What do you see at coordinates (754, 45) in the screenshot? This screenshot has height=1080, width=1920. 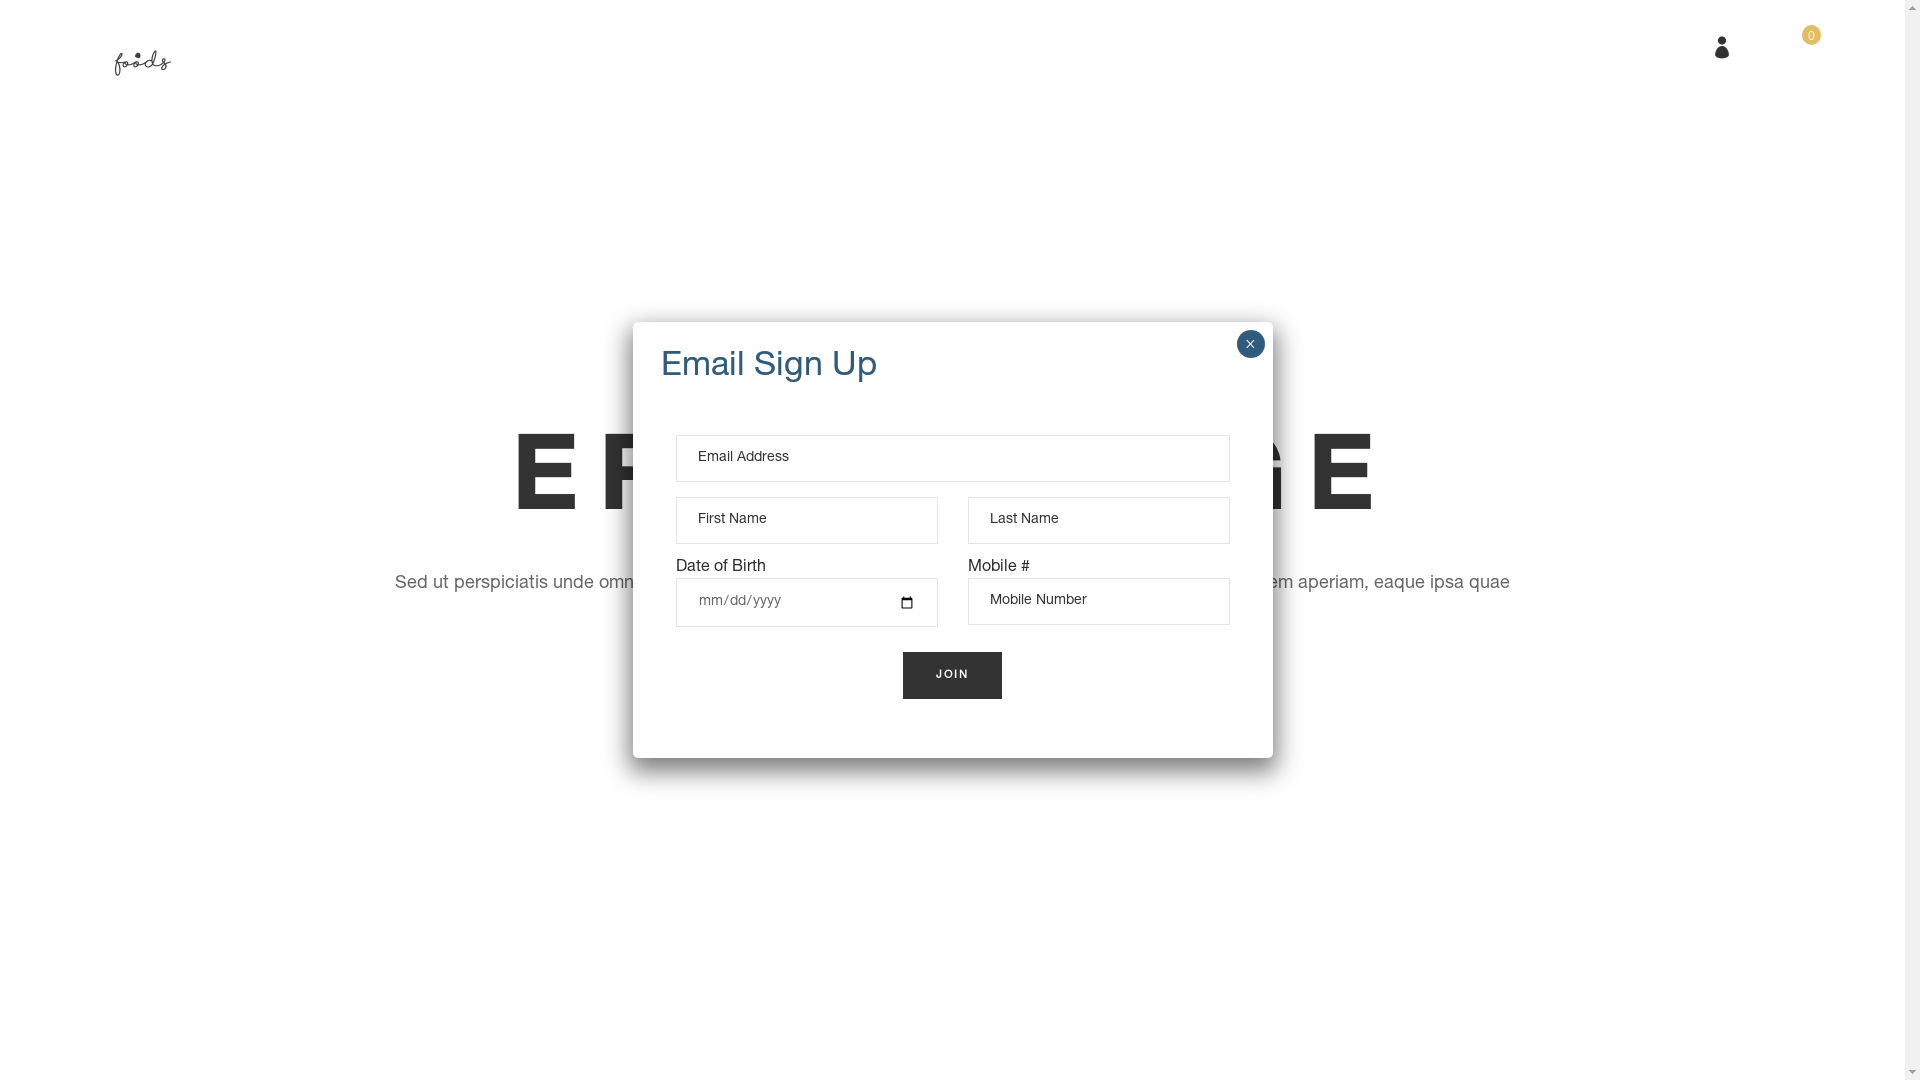 I see `'CHRISTMAS MENU'` at bounding box center [754, 45].